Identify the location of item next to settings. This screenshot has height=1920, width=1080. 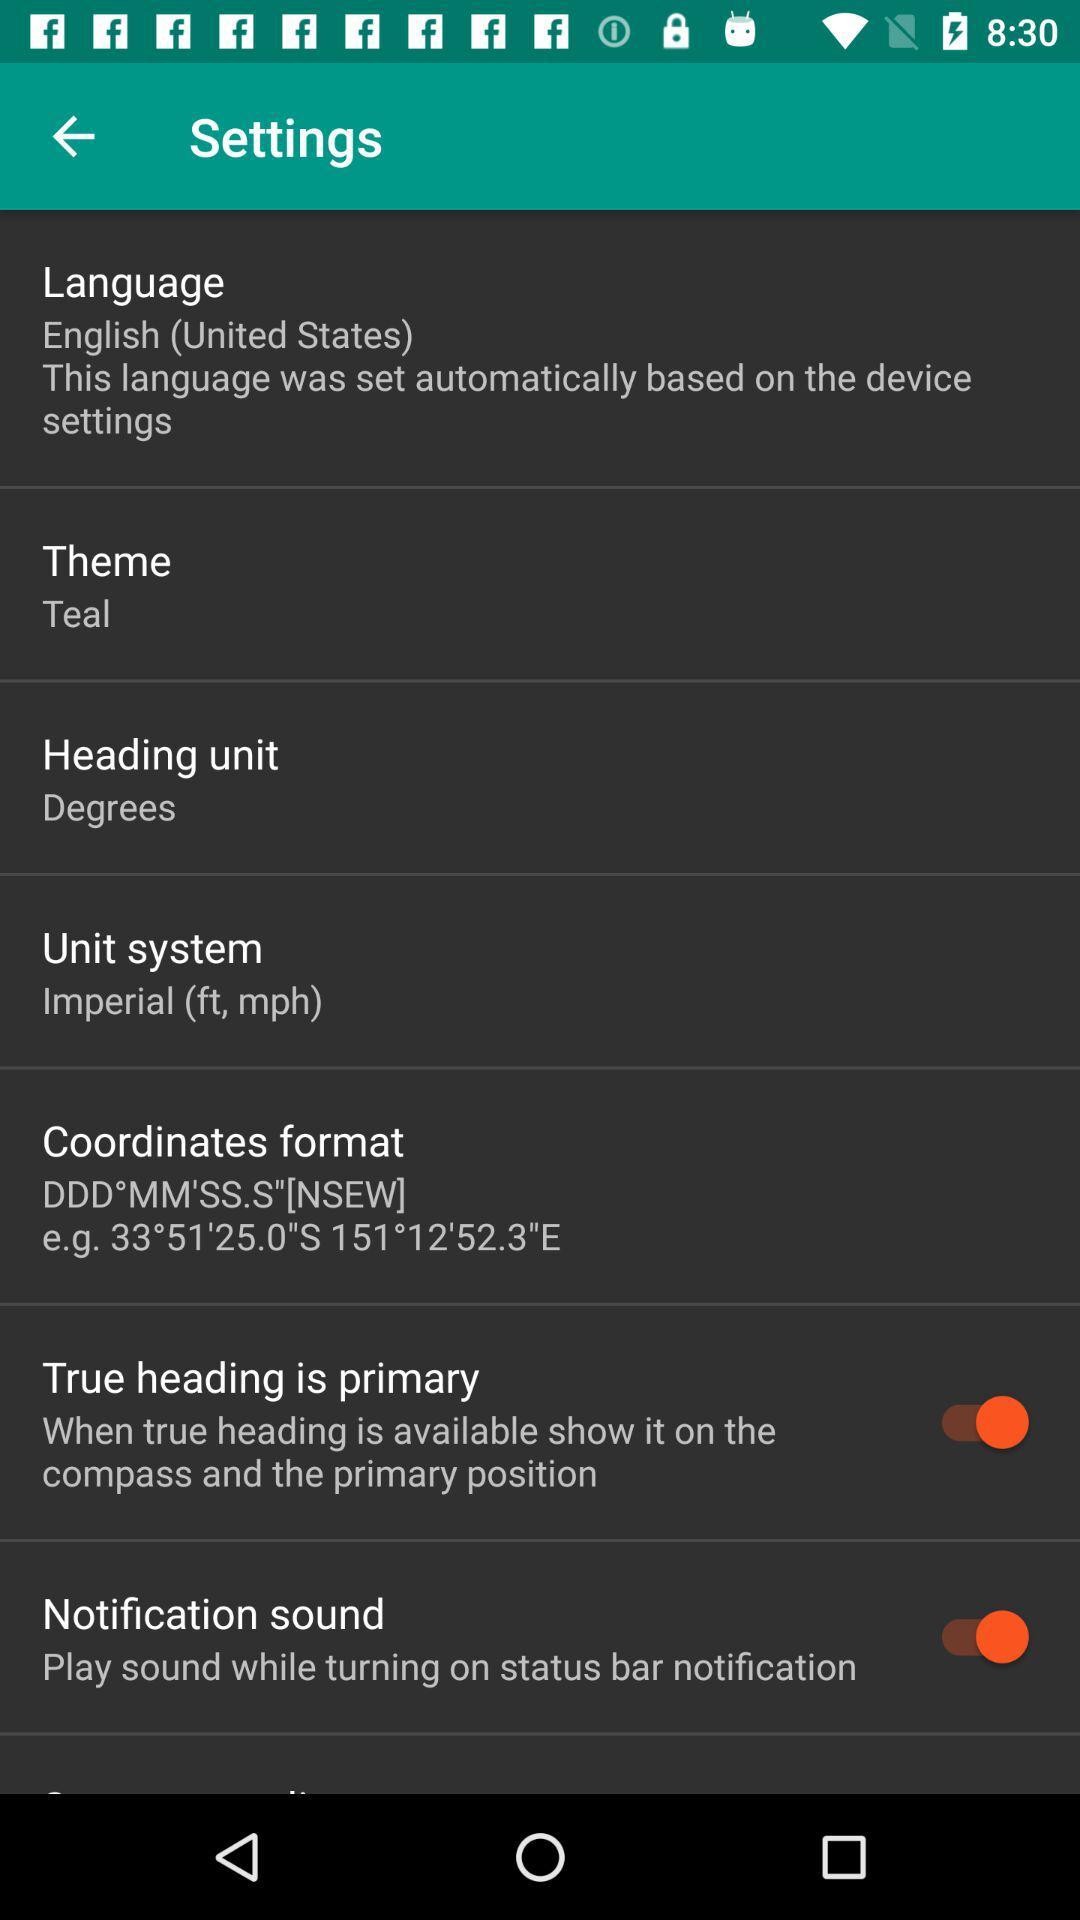
(72, 135).